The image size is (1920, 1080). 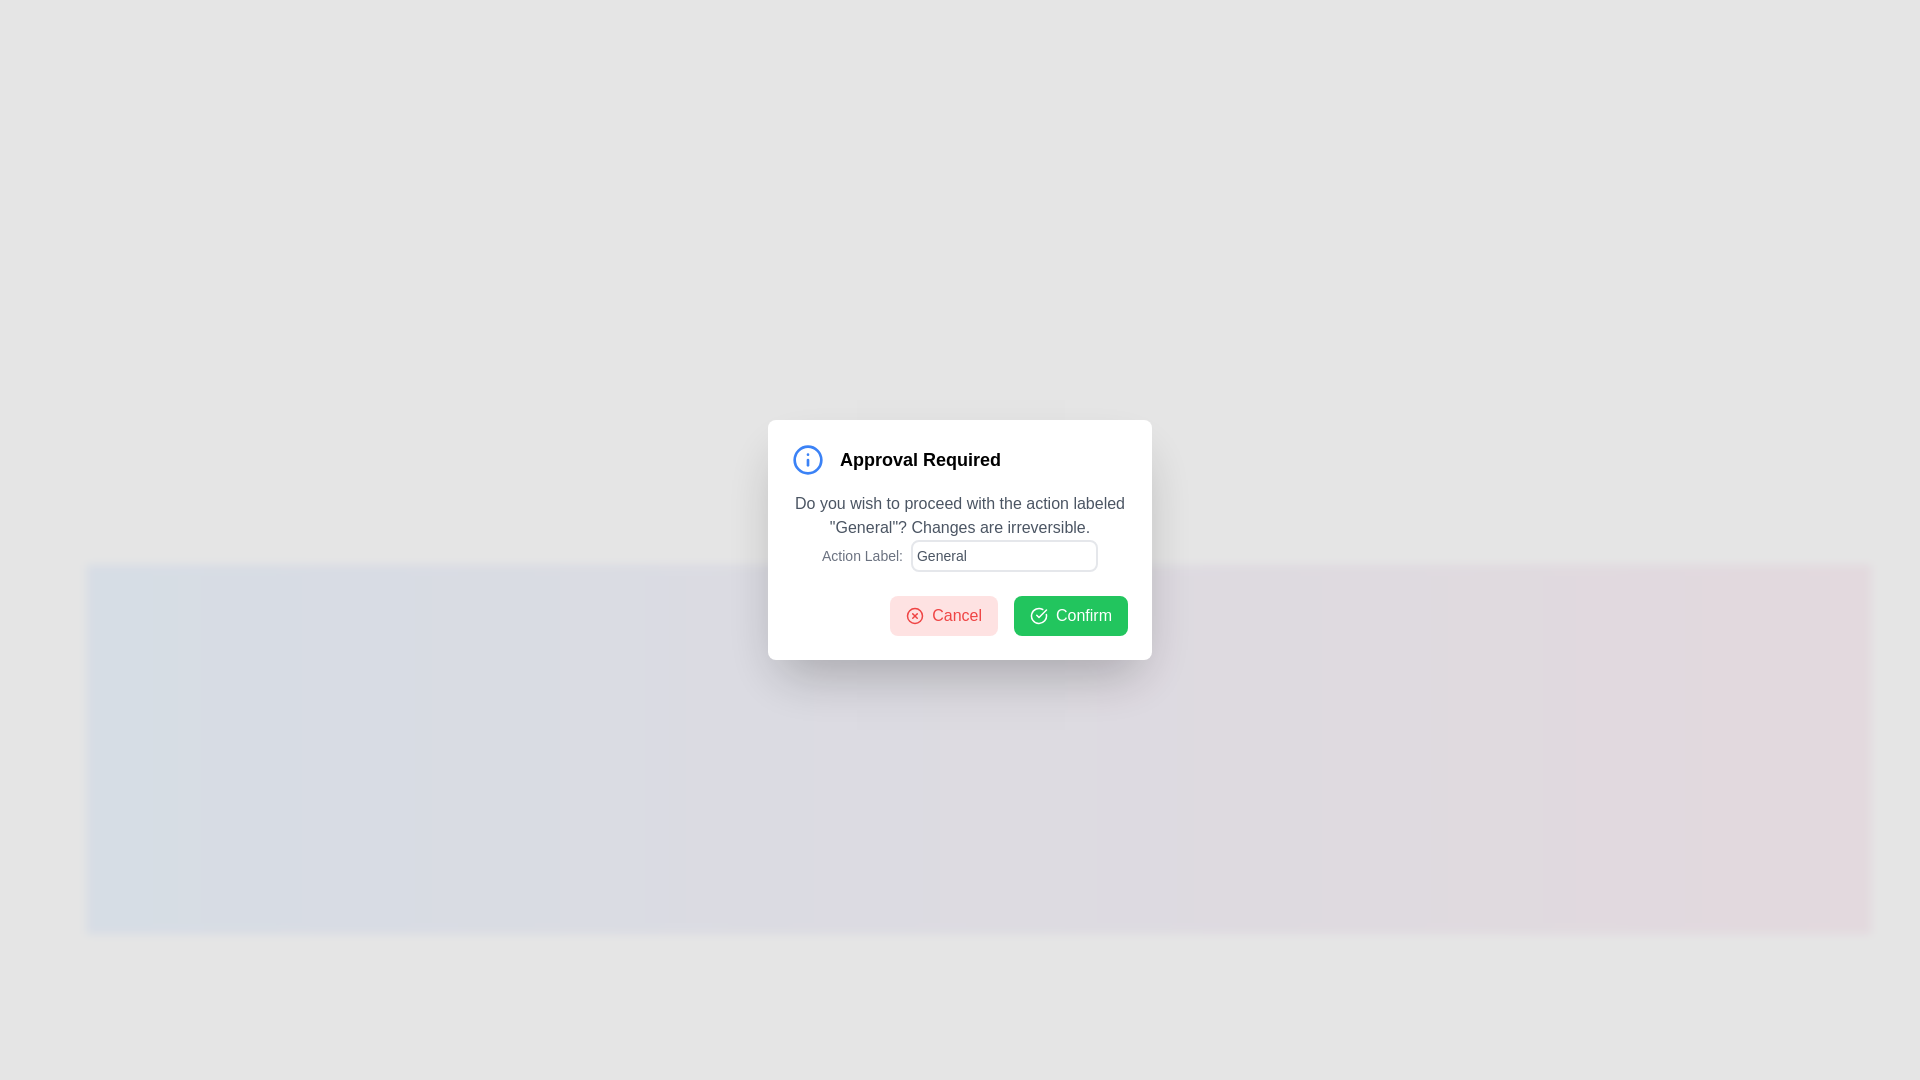 What do you see at coordinates (943, 615) in the screenshot?
I see `the 'Cancel' button with red text and a circular icon featuring a cross symbol, located in the bottom-right section of the modal dialog` at bounding box center [943, 615].